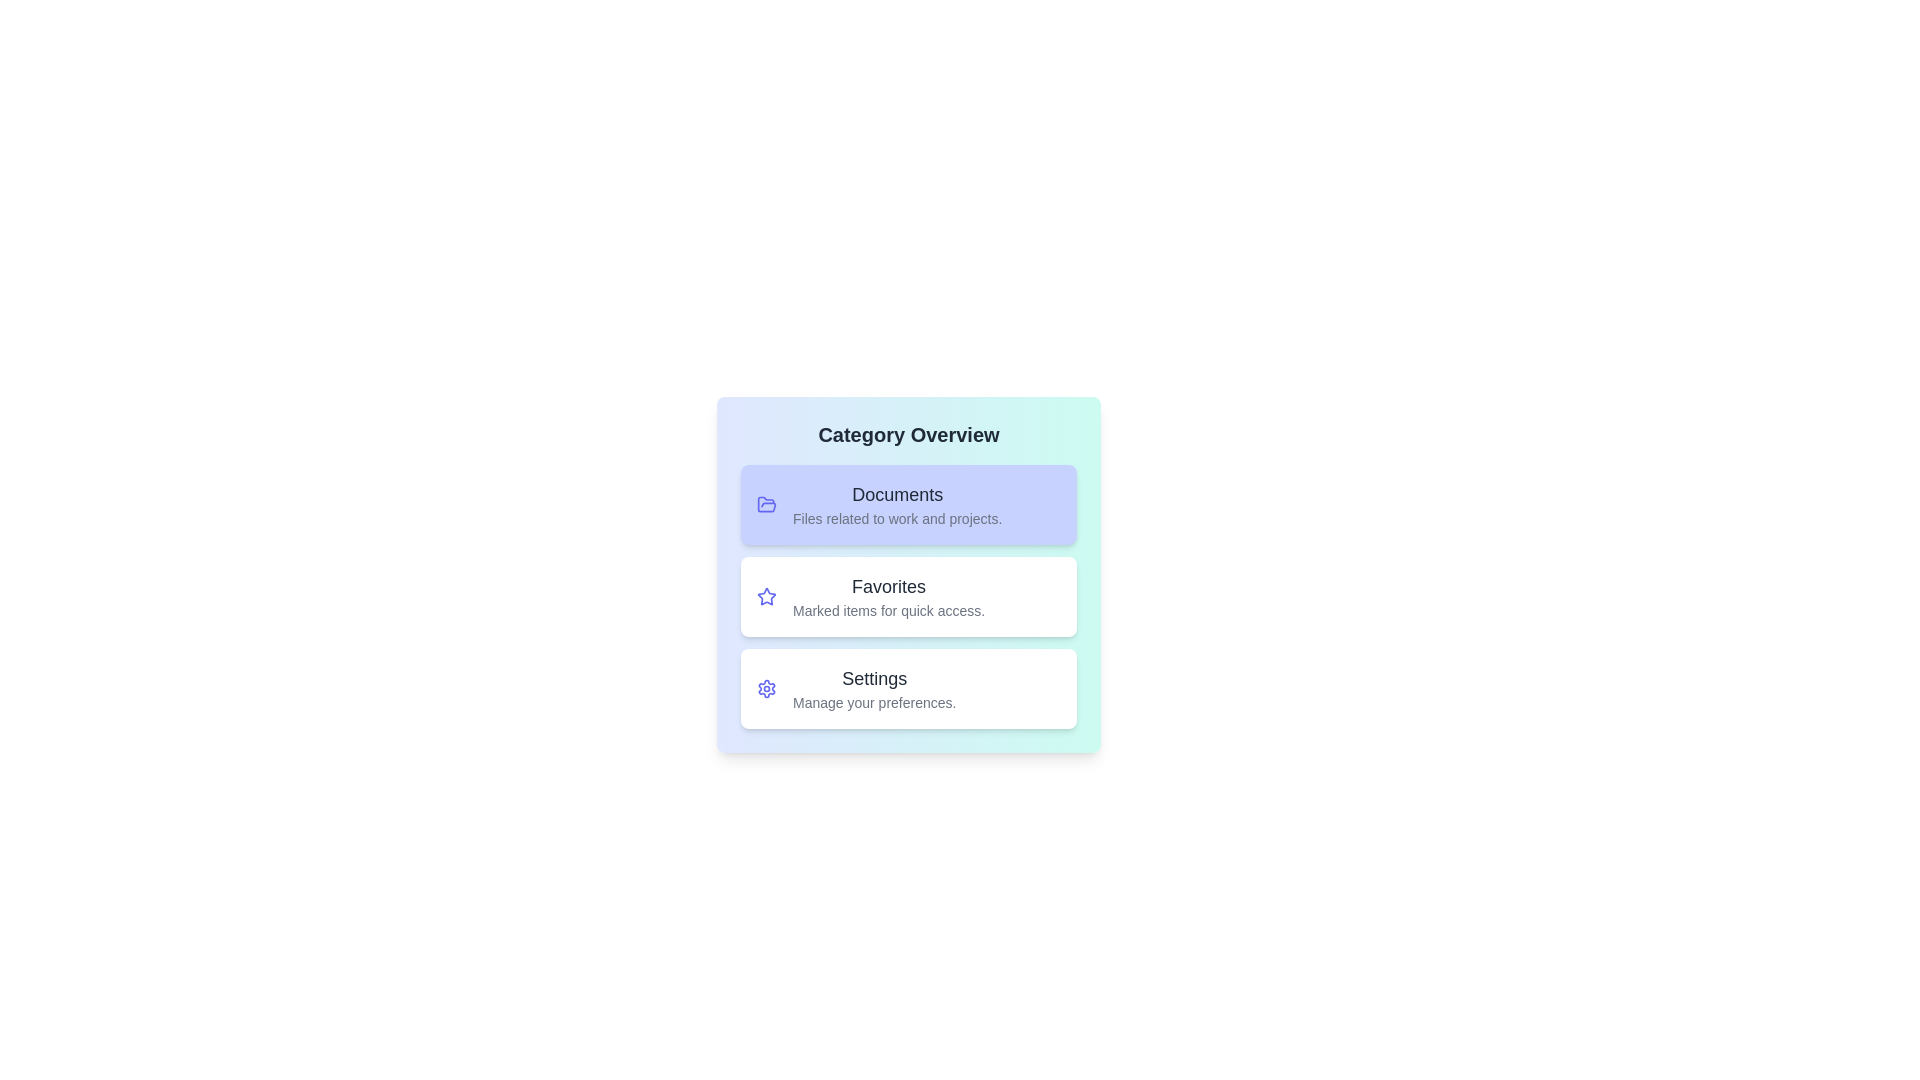 This screenshot has width=1920, height=1080. What do you see at coordinates (907, 504) in the screenshot?
I see `the category Documents to observe the hover effect` at bounding box center [907, 504].